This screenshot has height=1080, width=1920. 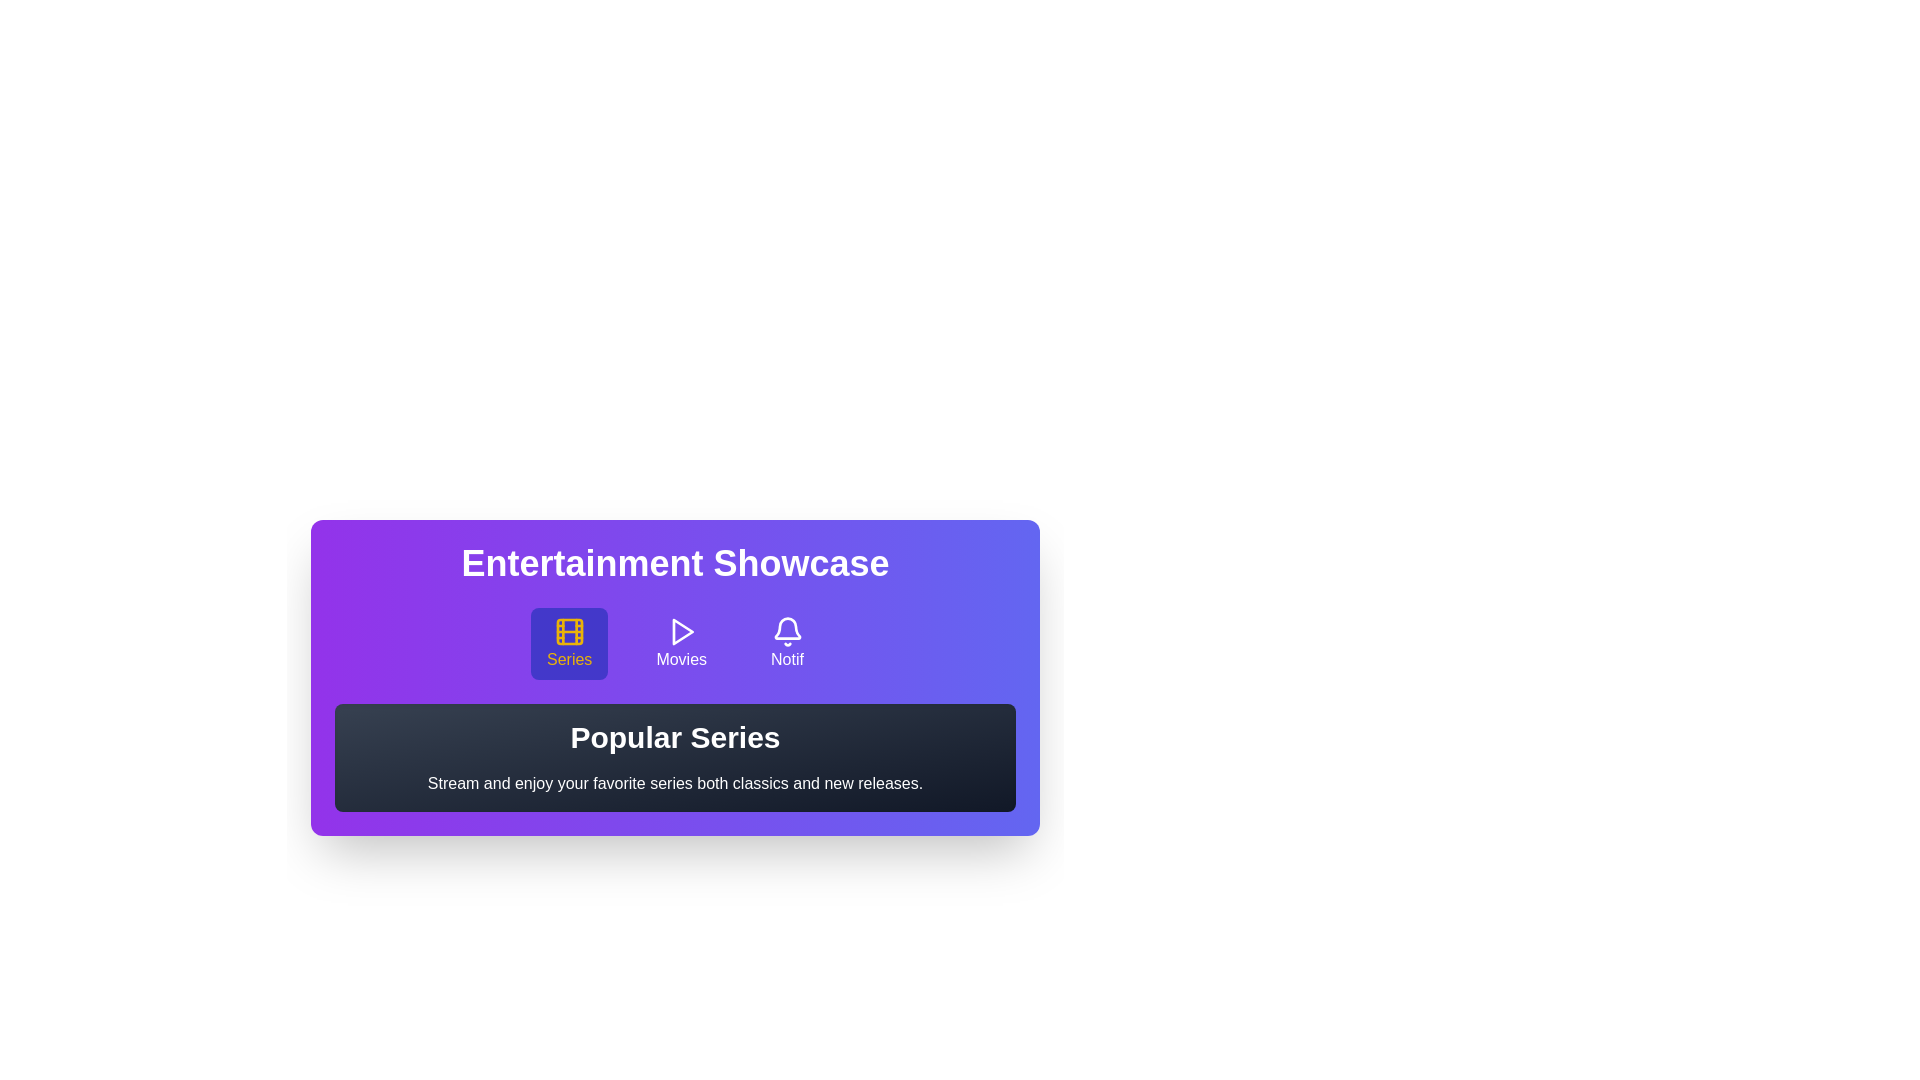 What do you see at coordinates (683, 632) in the screenshot?
I see `the 'Movies' icon, which is the second icon in a row of three, located in the purple header section` at bounding box center [683, 632].